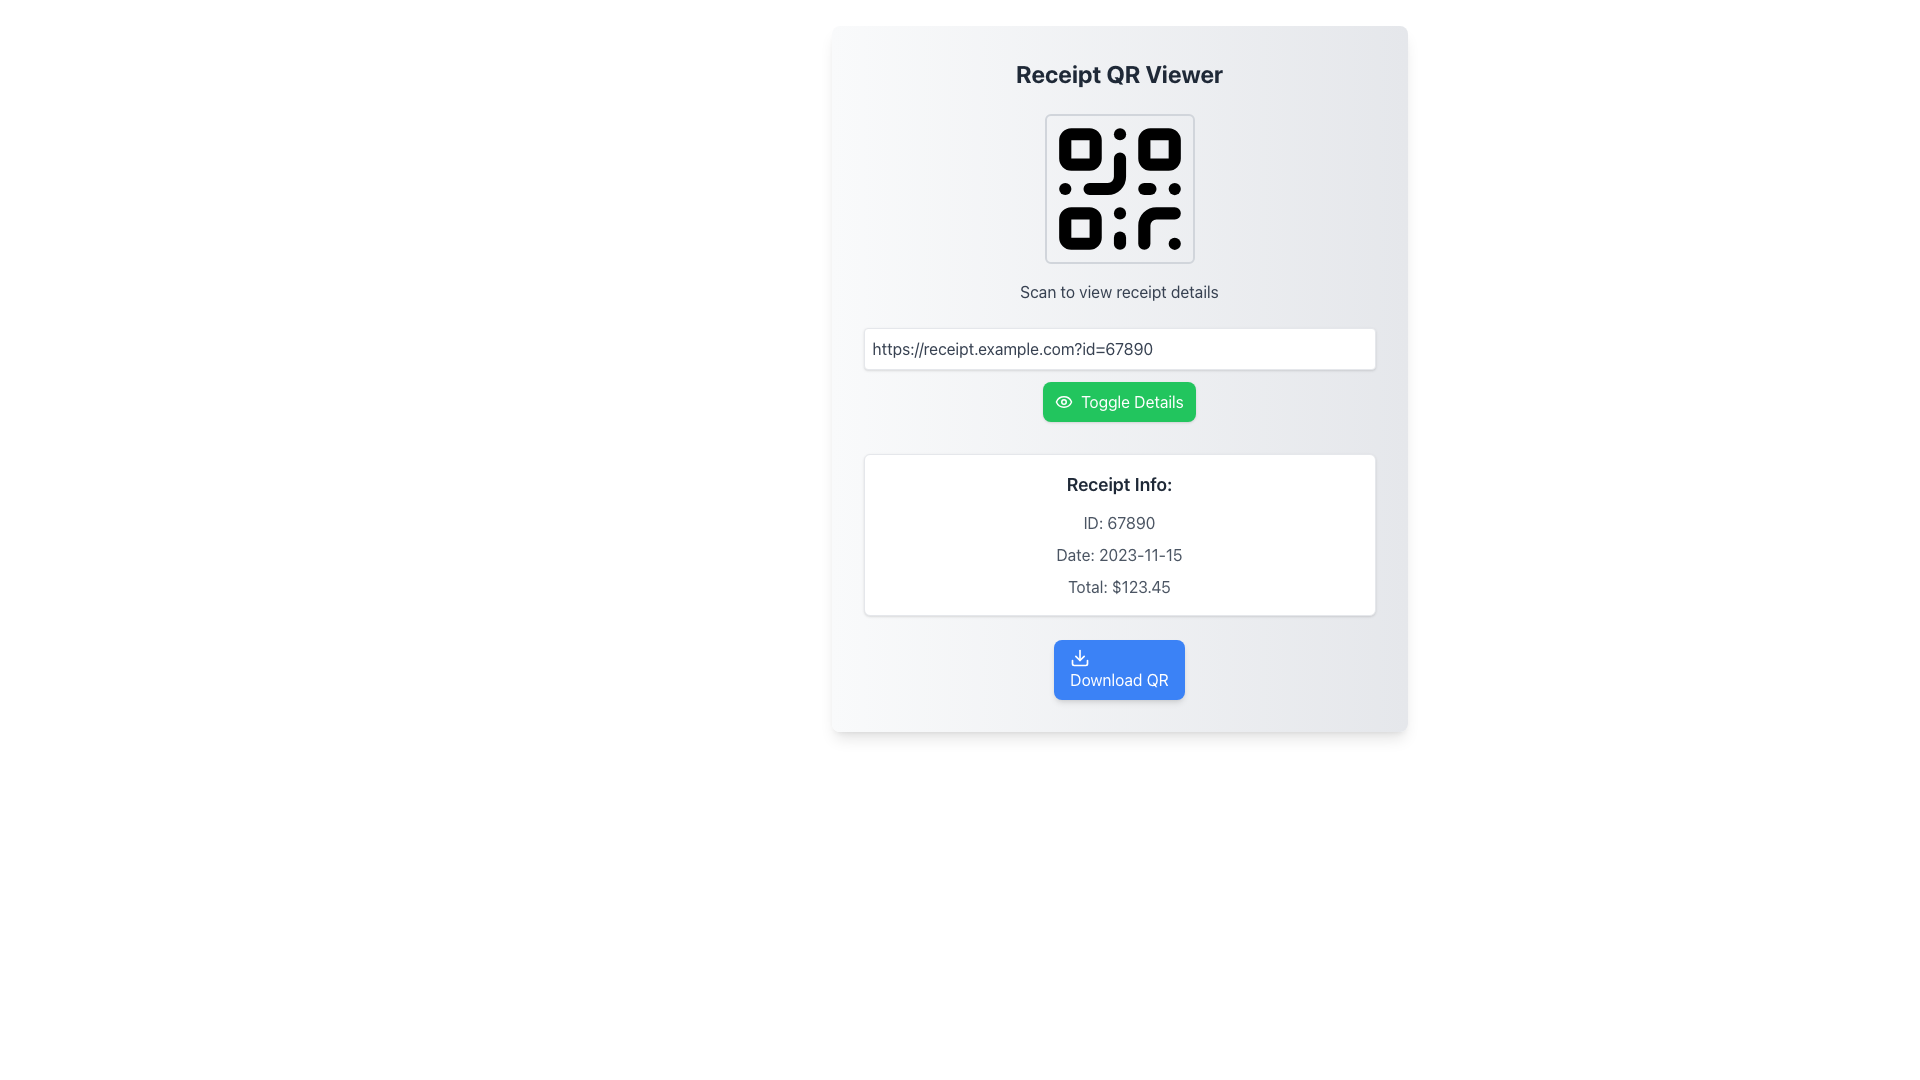 Image resolution: width=1920 pixels, height=1080 pixels. I want to click on the graphical element that contributes to the QR code composition located in the top section of the interface, above the input field, specifically in the lower right quadrant, so click(1159, 227).